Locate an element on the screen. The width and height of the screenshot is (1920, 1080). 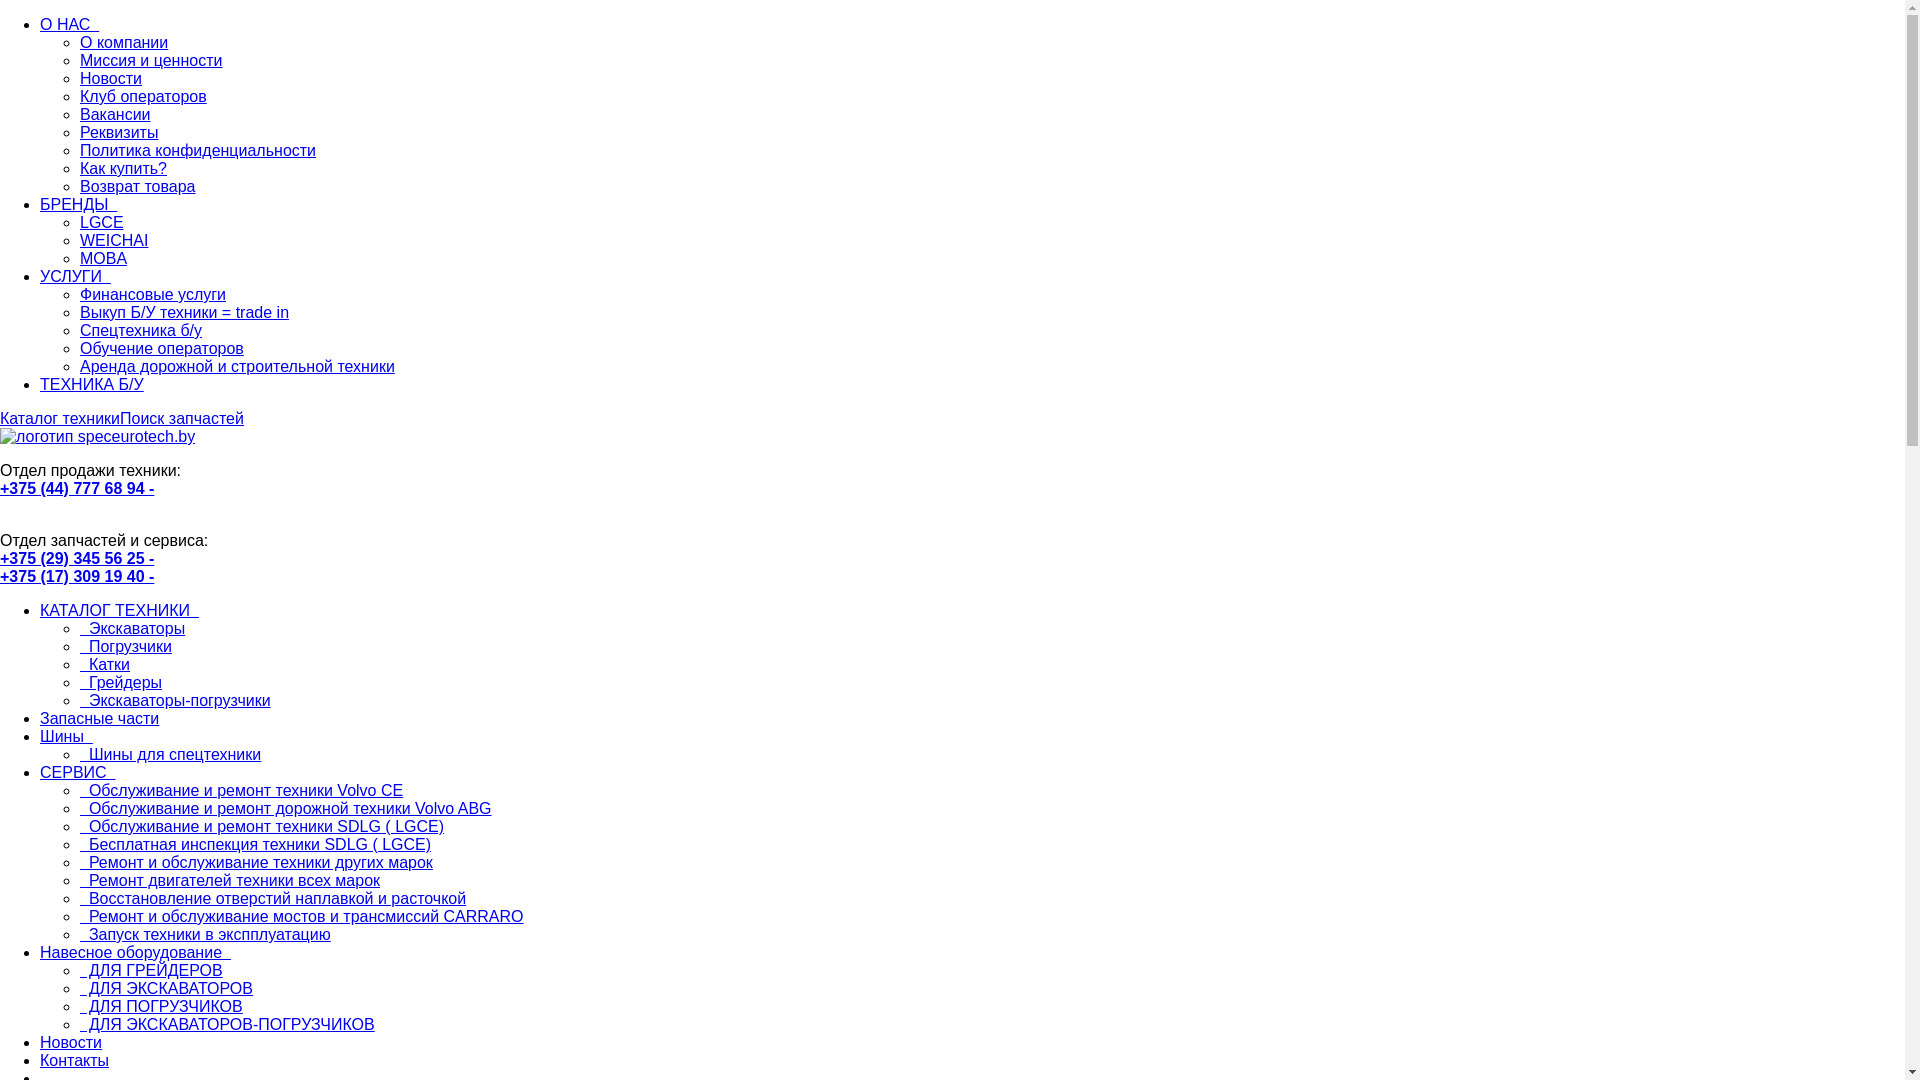
'LGCE' is located at coordinates (100, 222).